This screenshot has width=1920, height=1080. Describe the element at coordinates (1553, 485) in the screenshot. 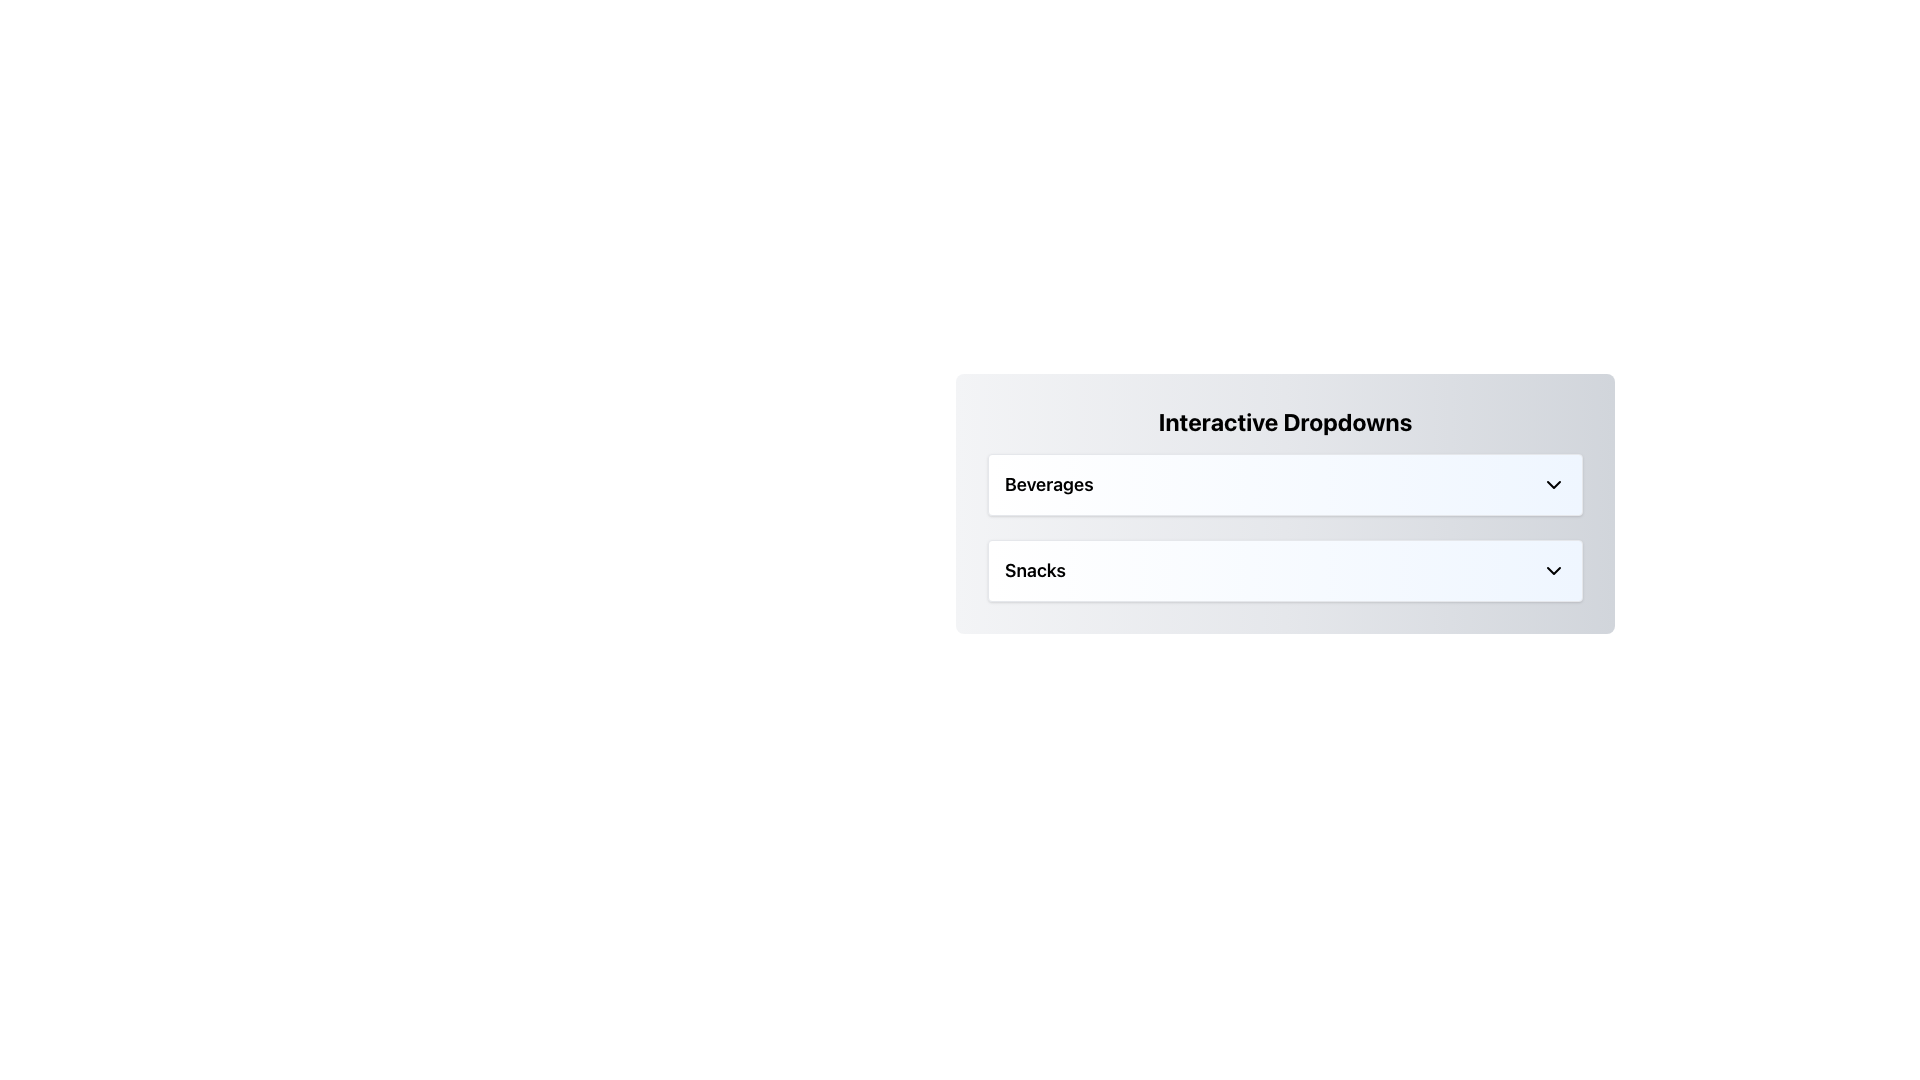

I see `the chevron-down icon located to the far right of the 'Beverages' section` at that location.